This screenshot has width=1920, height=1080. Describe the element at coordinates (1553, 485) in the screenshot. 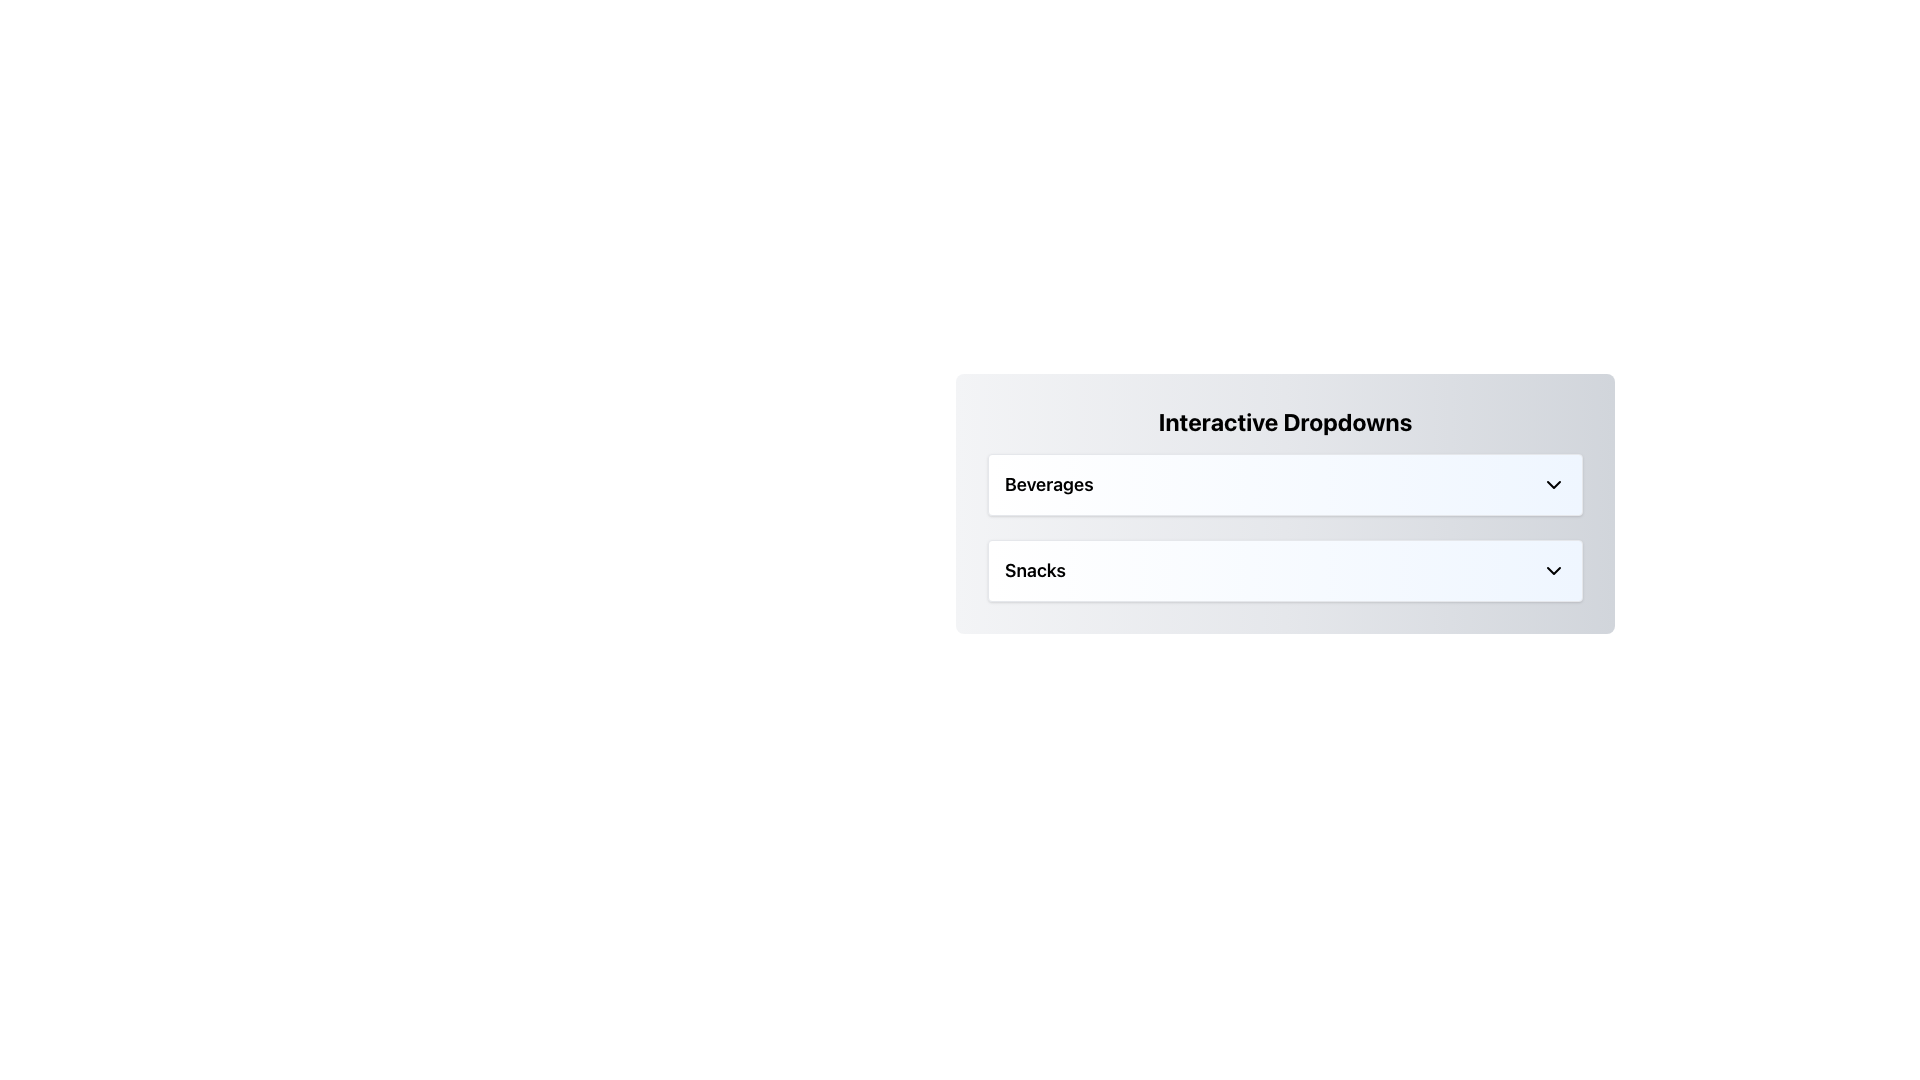

I see `the chevron-down icon located to the far right of the 'Beverages' section` at that location.